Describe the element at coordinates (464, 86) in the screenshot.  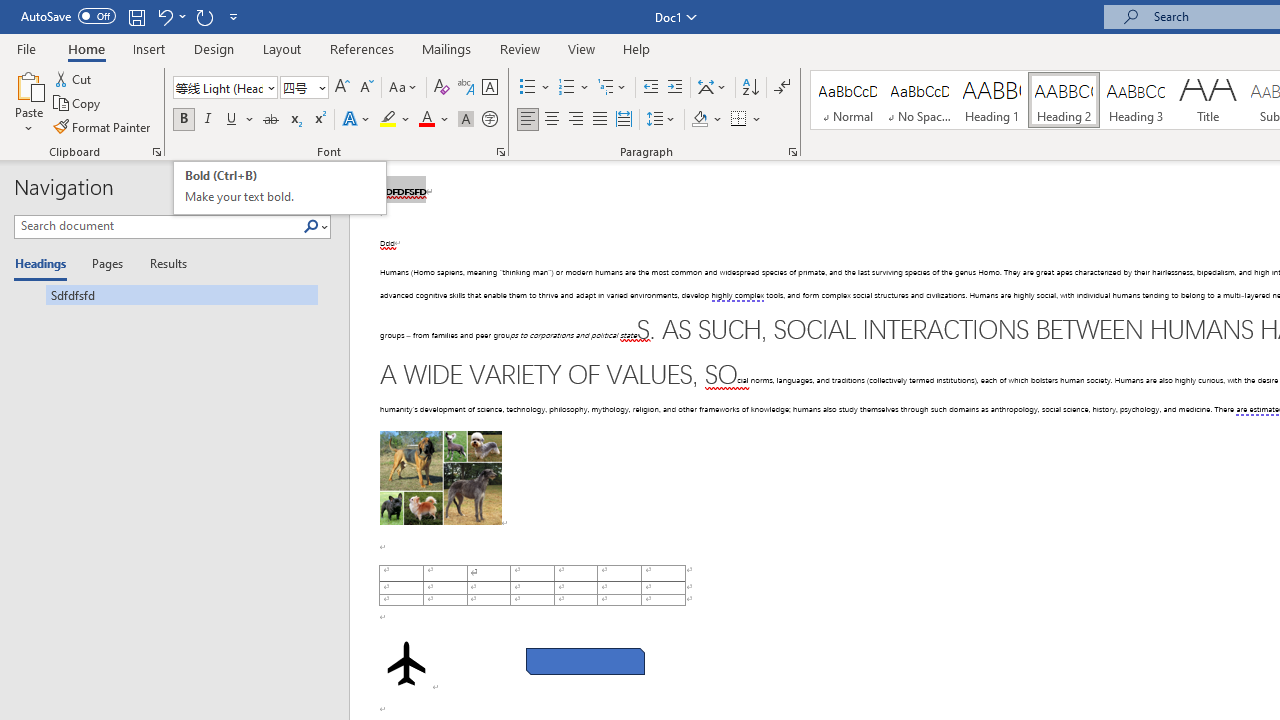
I see `'Phonetic Guide...'` at that location.